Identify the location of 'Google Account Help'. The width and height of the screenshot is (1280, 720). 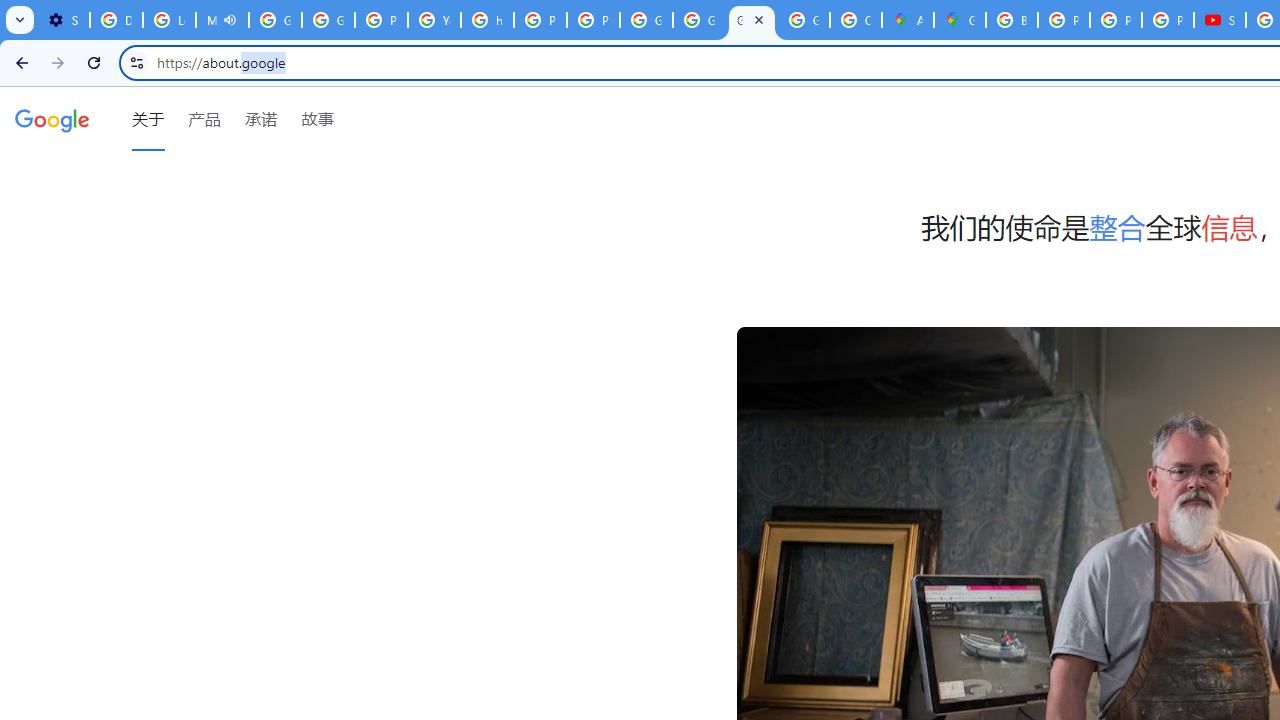
(274, 20).